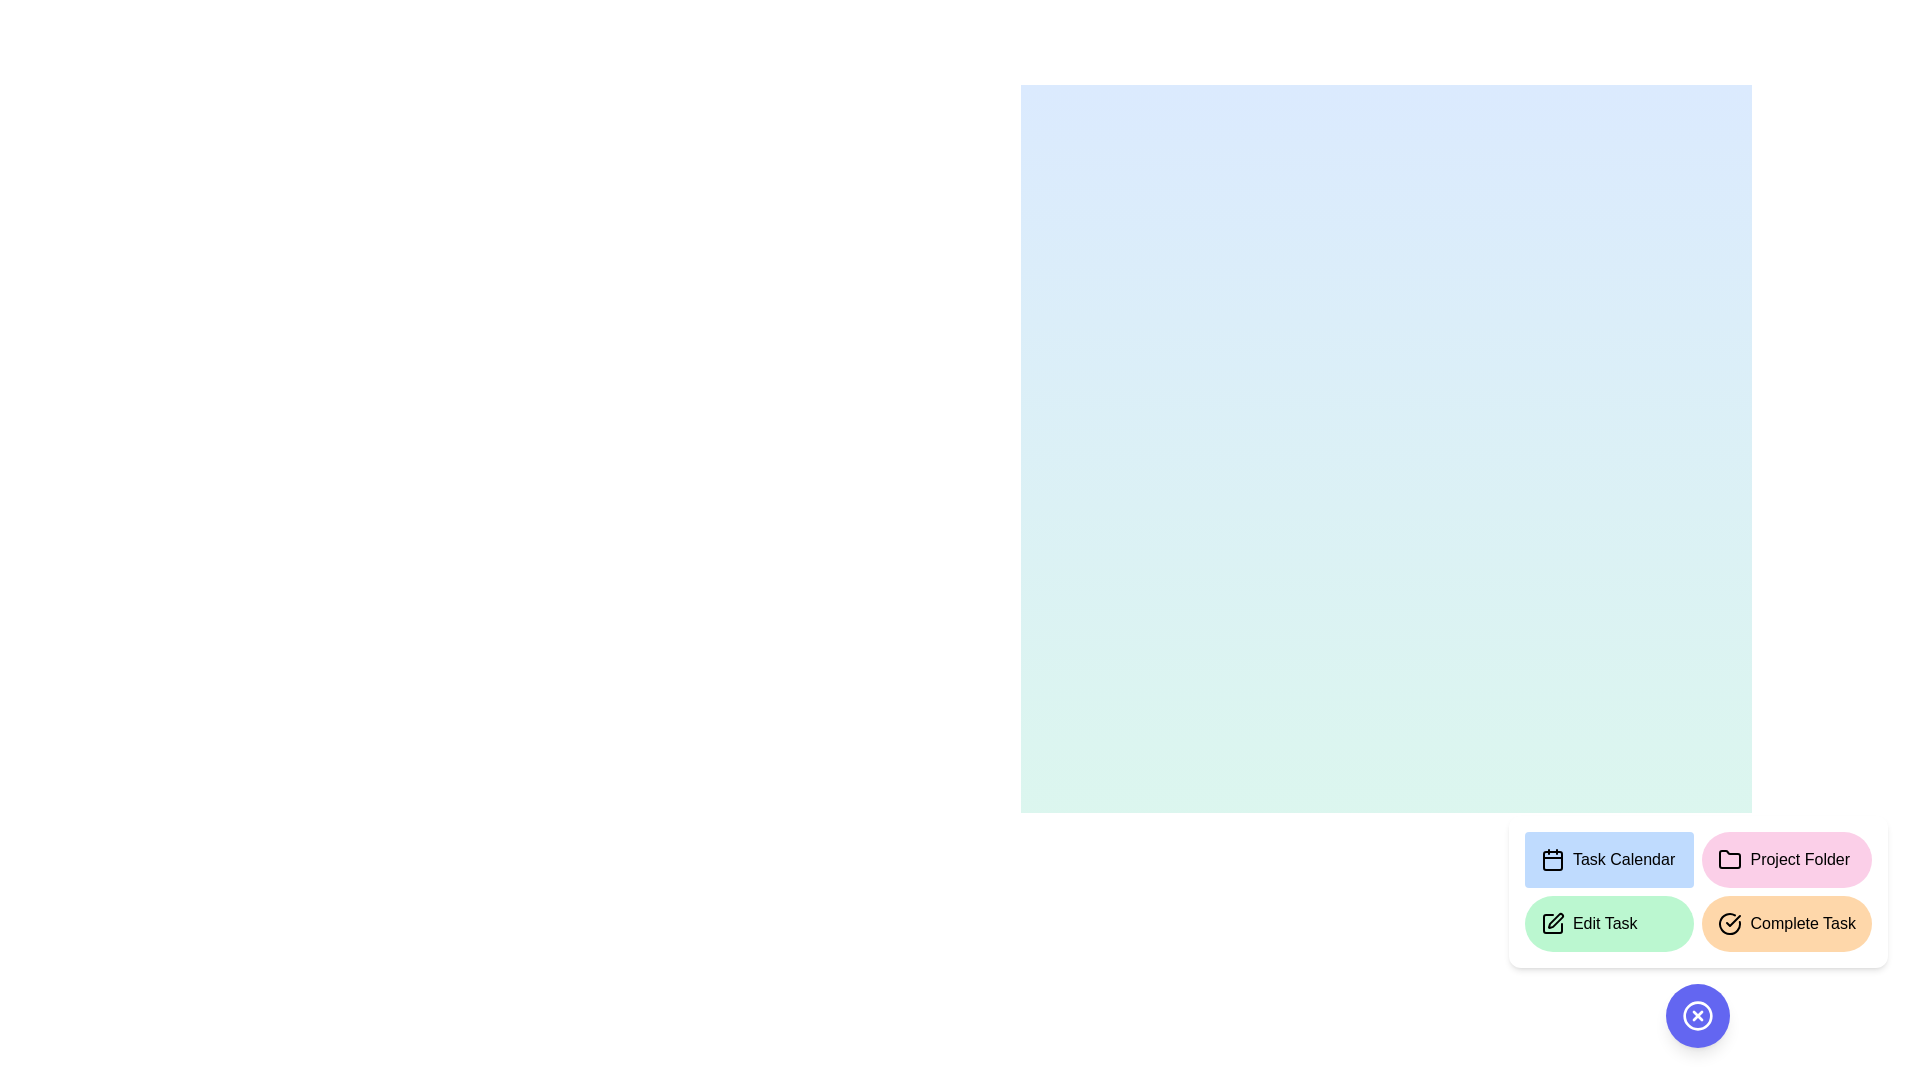 The height and width of the screenshot is (1080, 1920). I want to click on the pencil icon on the 'Edit Task' button with a green background, so click(1551, 924).